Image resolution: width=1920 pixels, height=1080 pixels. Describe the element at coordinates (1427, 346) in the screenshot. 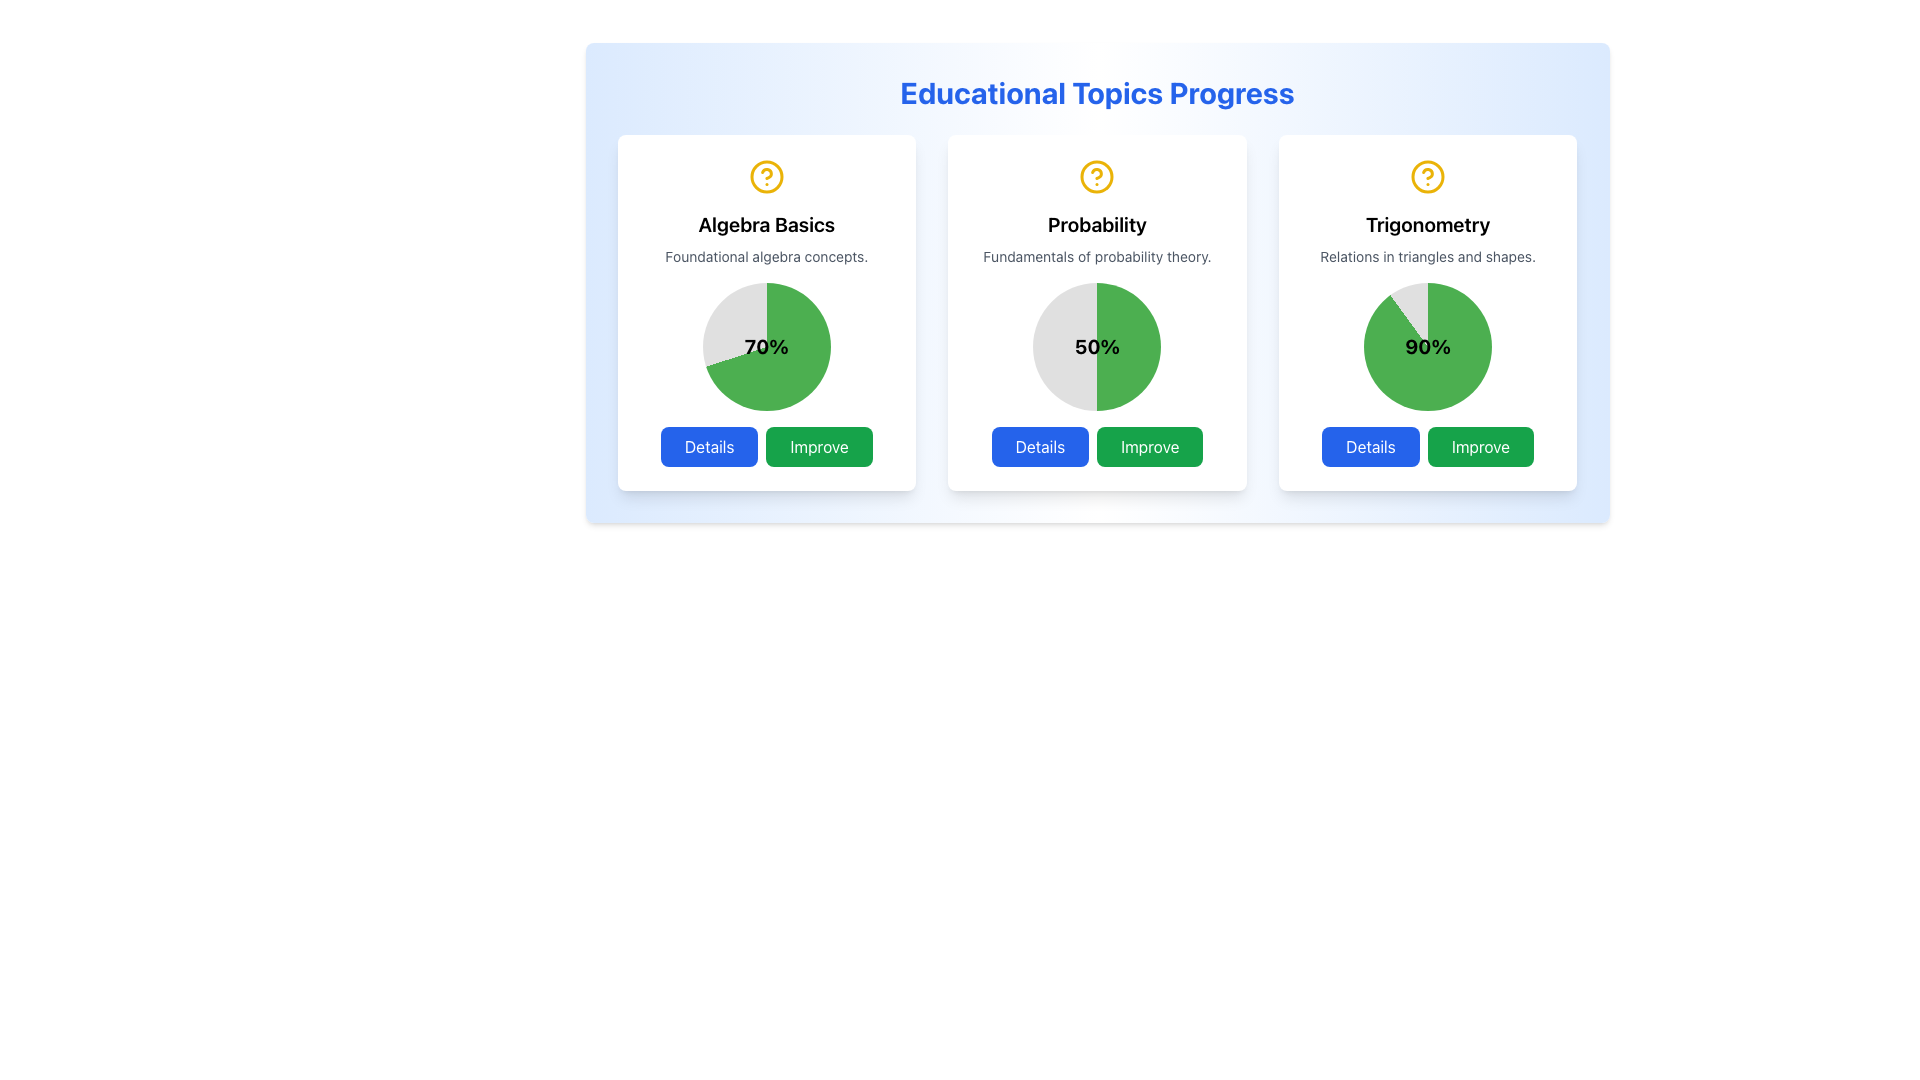

I see `the text label displaying '90%' in bold, extra-large font, centered within the circular progress chart of the card titled 'Trigonometry'` at that location.